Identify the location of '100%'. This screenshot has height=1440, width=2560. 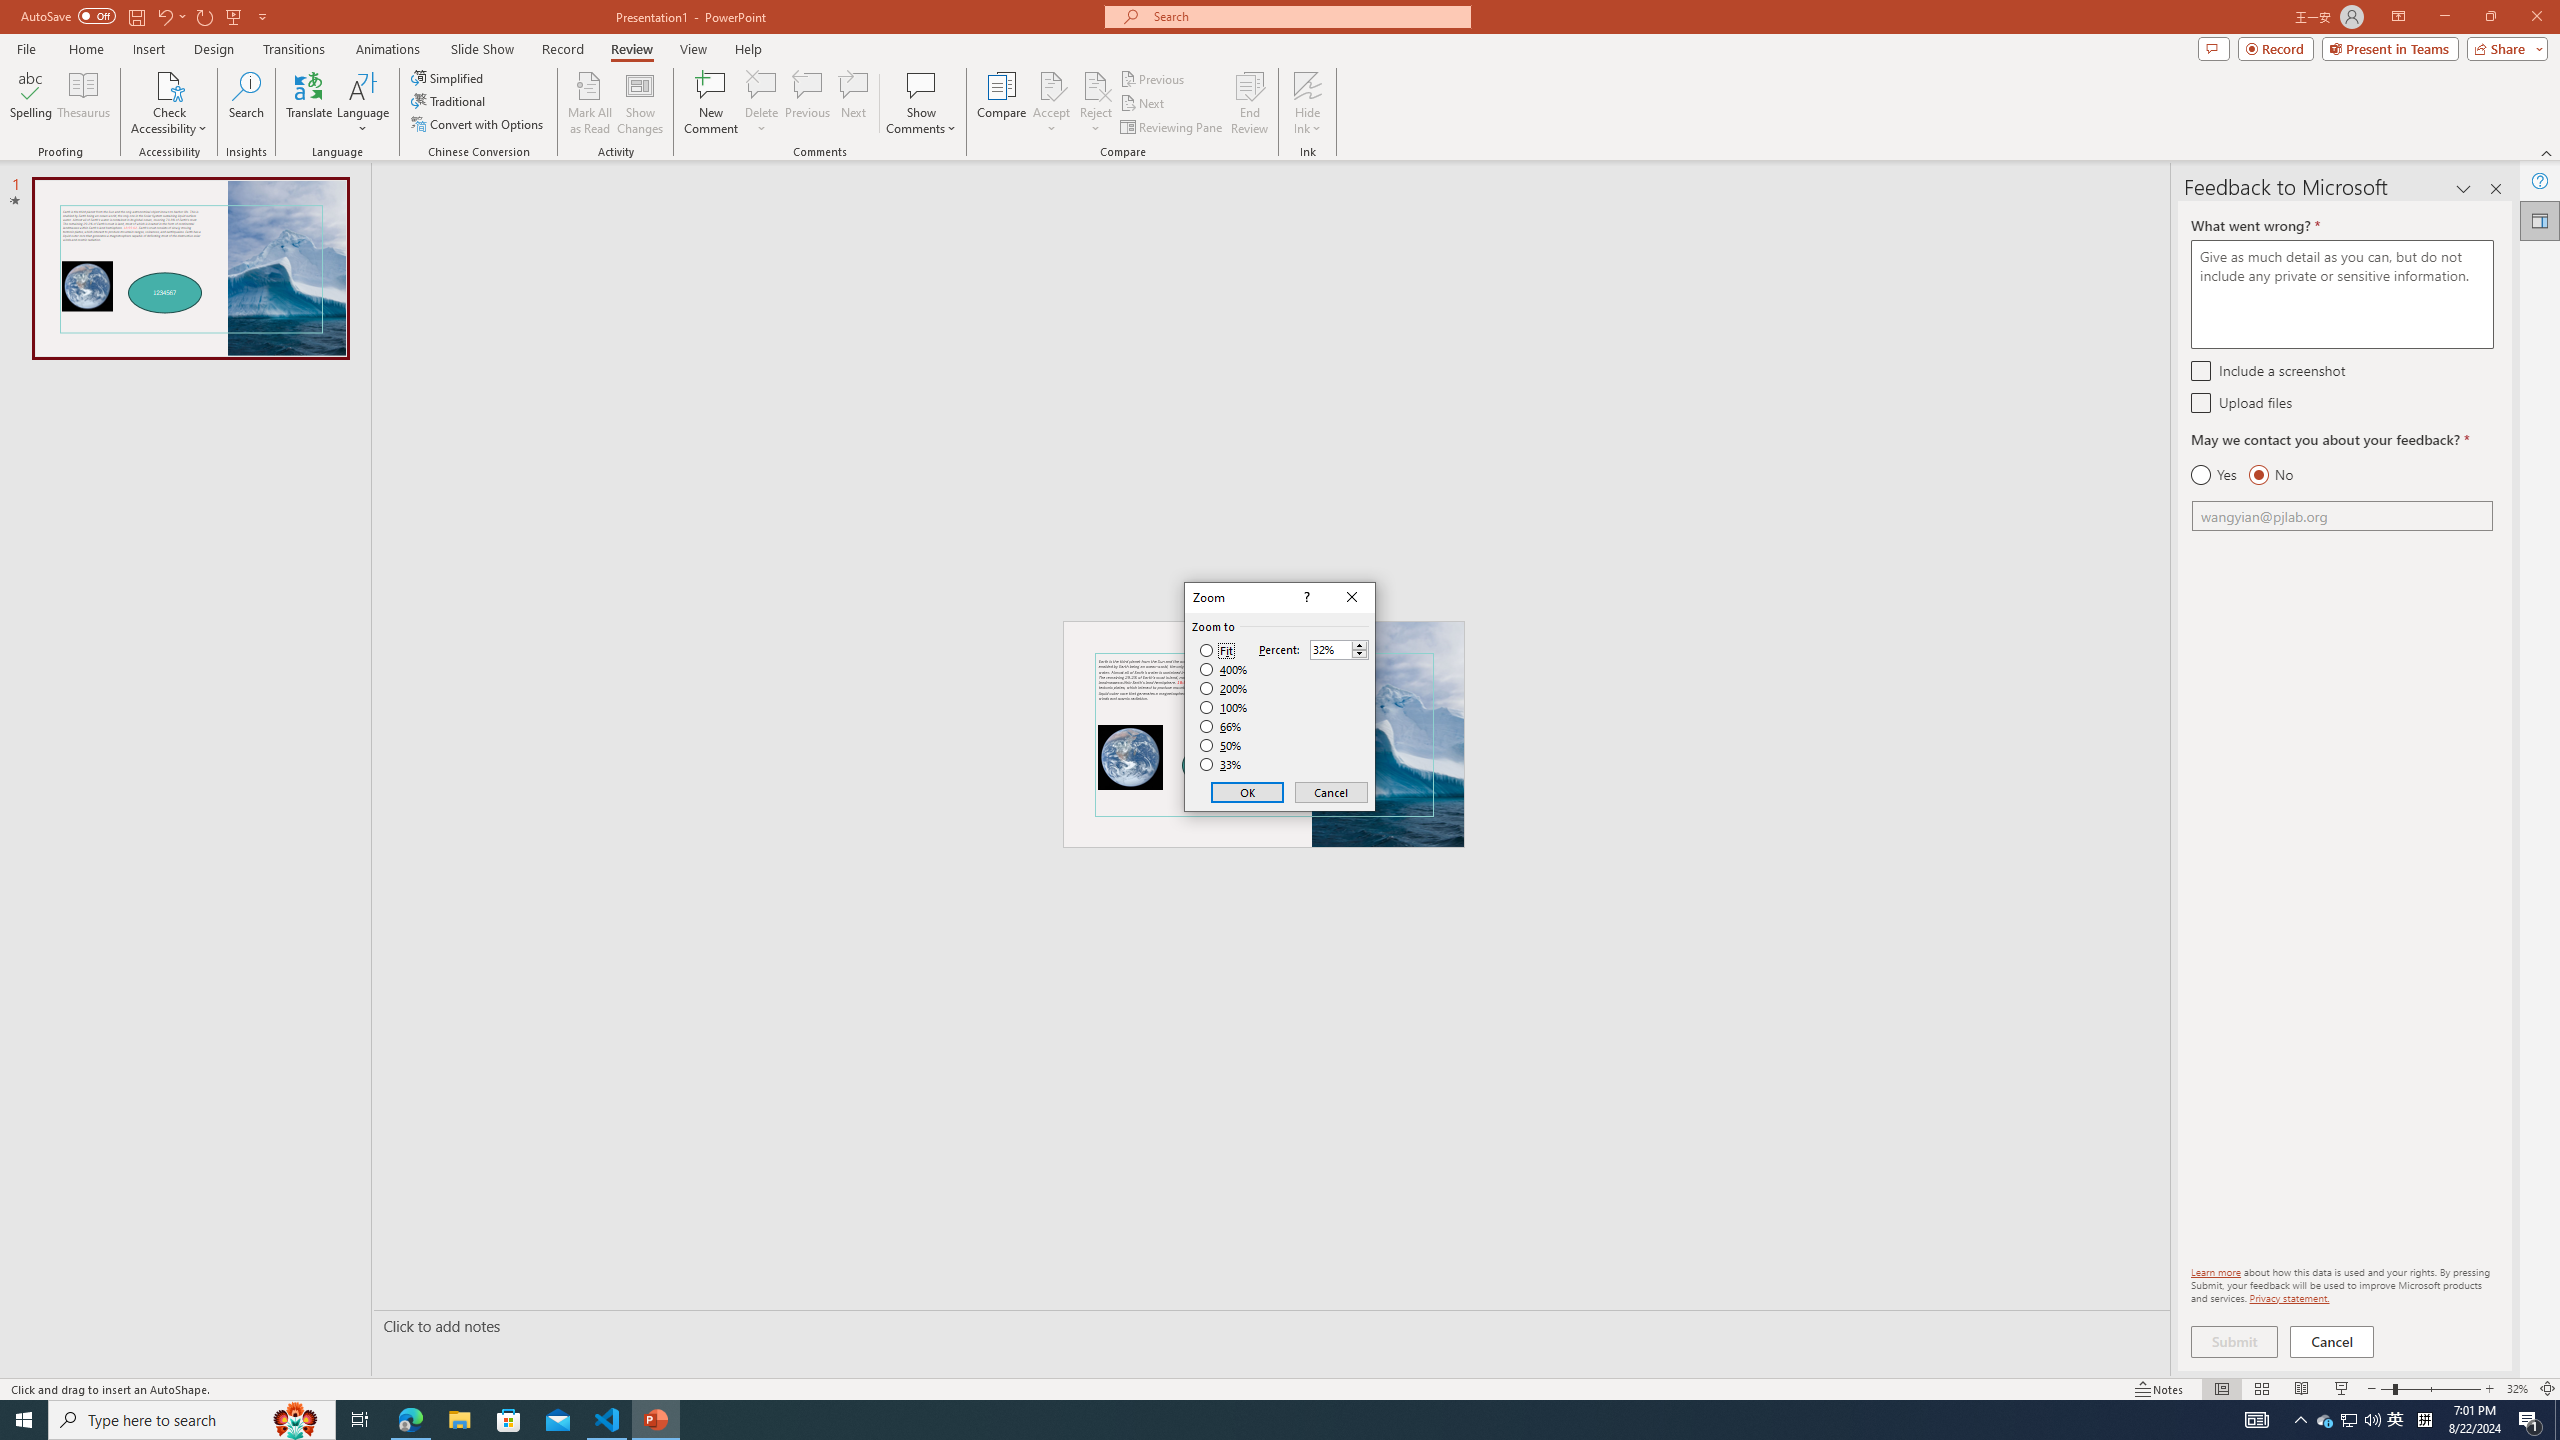
(1223, 706).